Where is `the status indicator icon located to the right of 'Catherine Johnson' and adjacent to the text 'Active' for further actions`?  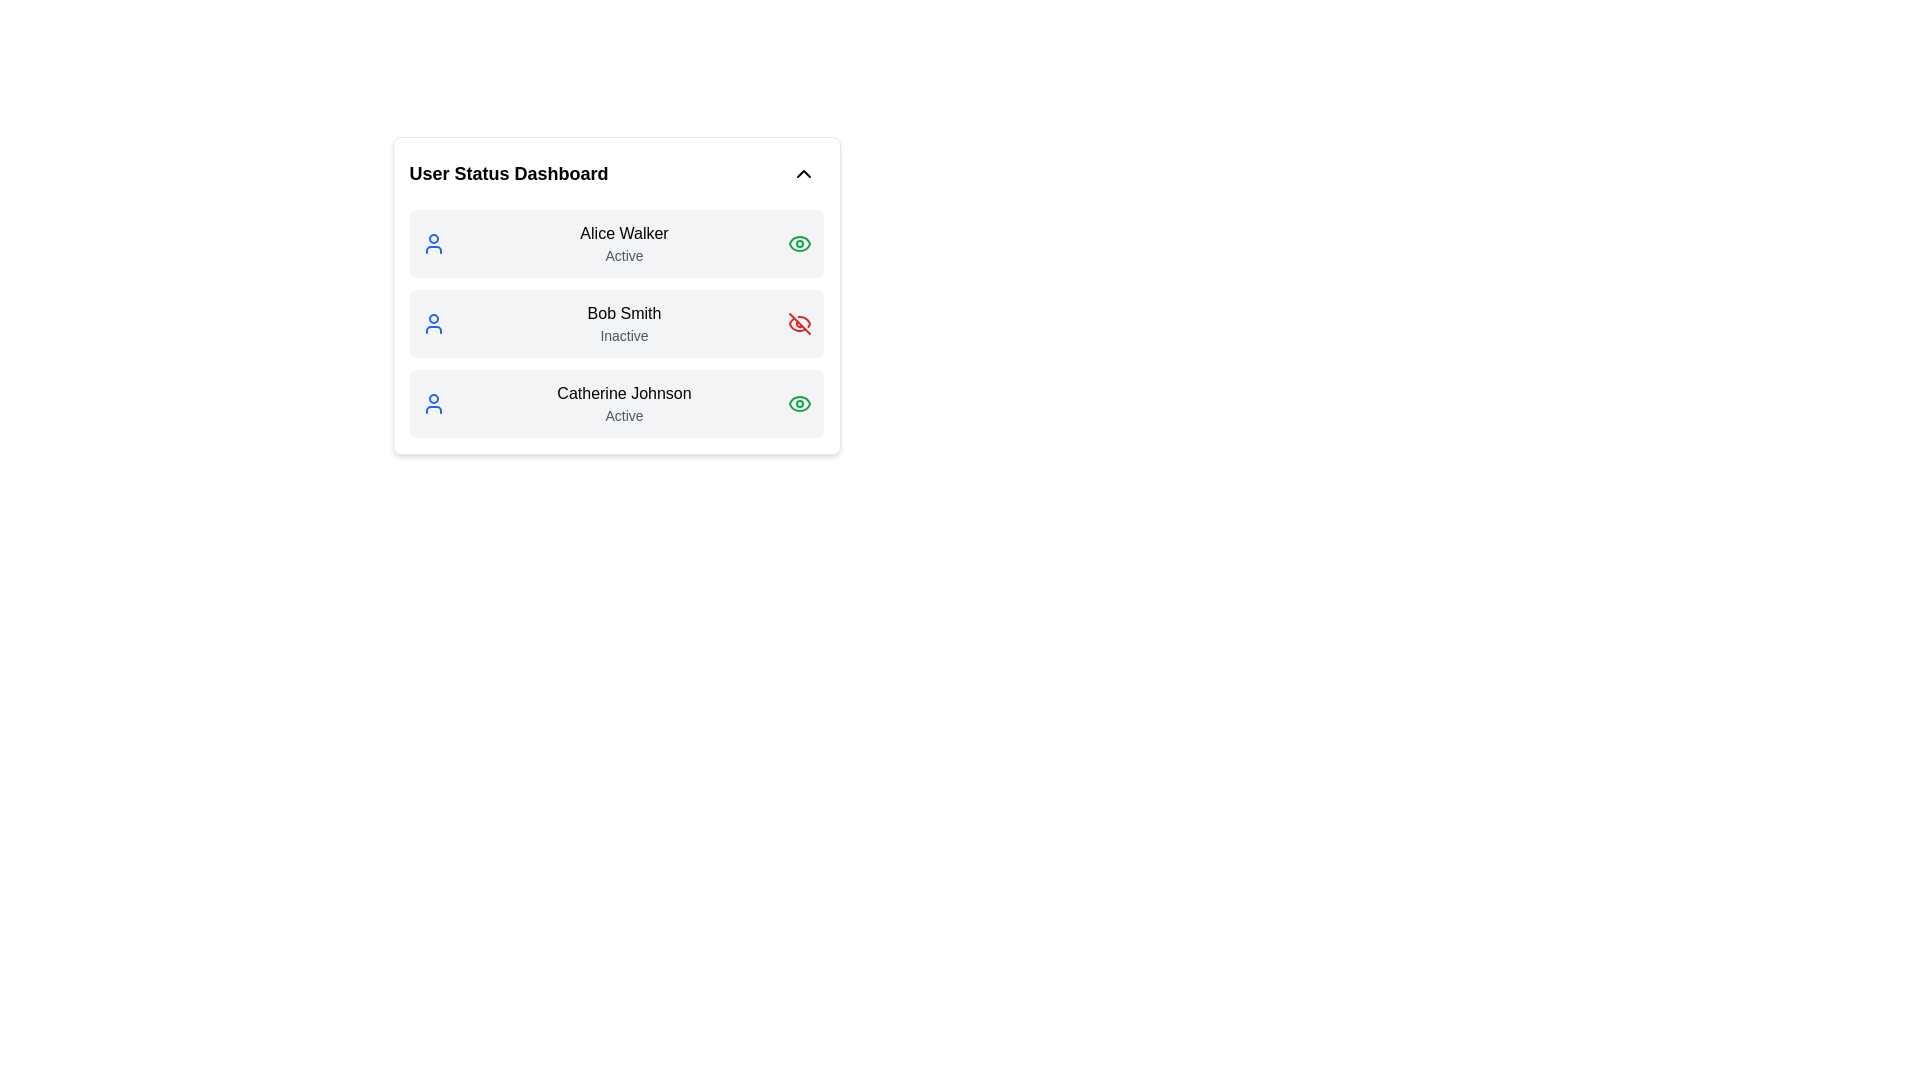 the status indicator icon located to the right of 'Catherine Johnson' and adjacent to the text 'Active' for further actions is located at coordinates (798, 404).